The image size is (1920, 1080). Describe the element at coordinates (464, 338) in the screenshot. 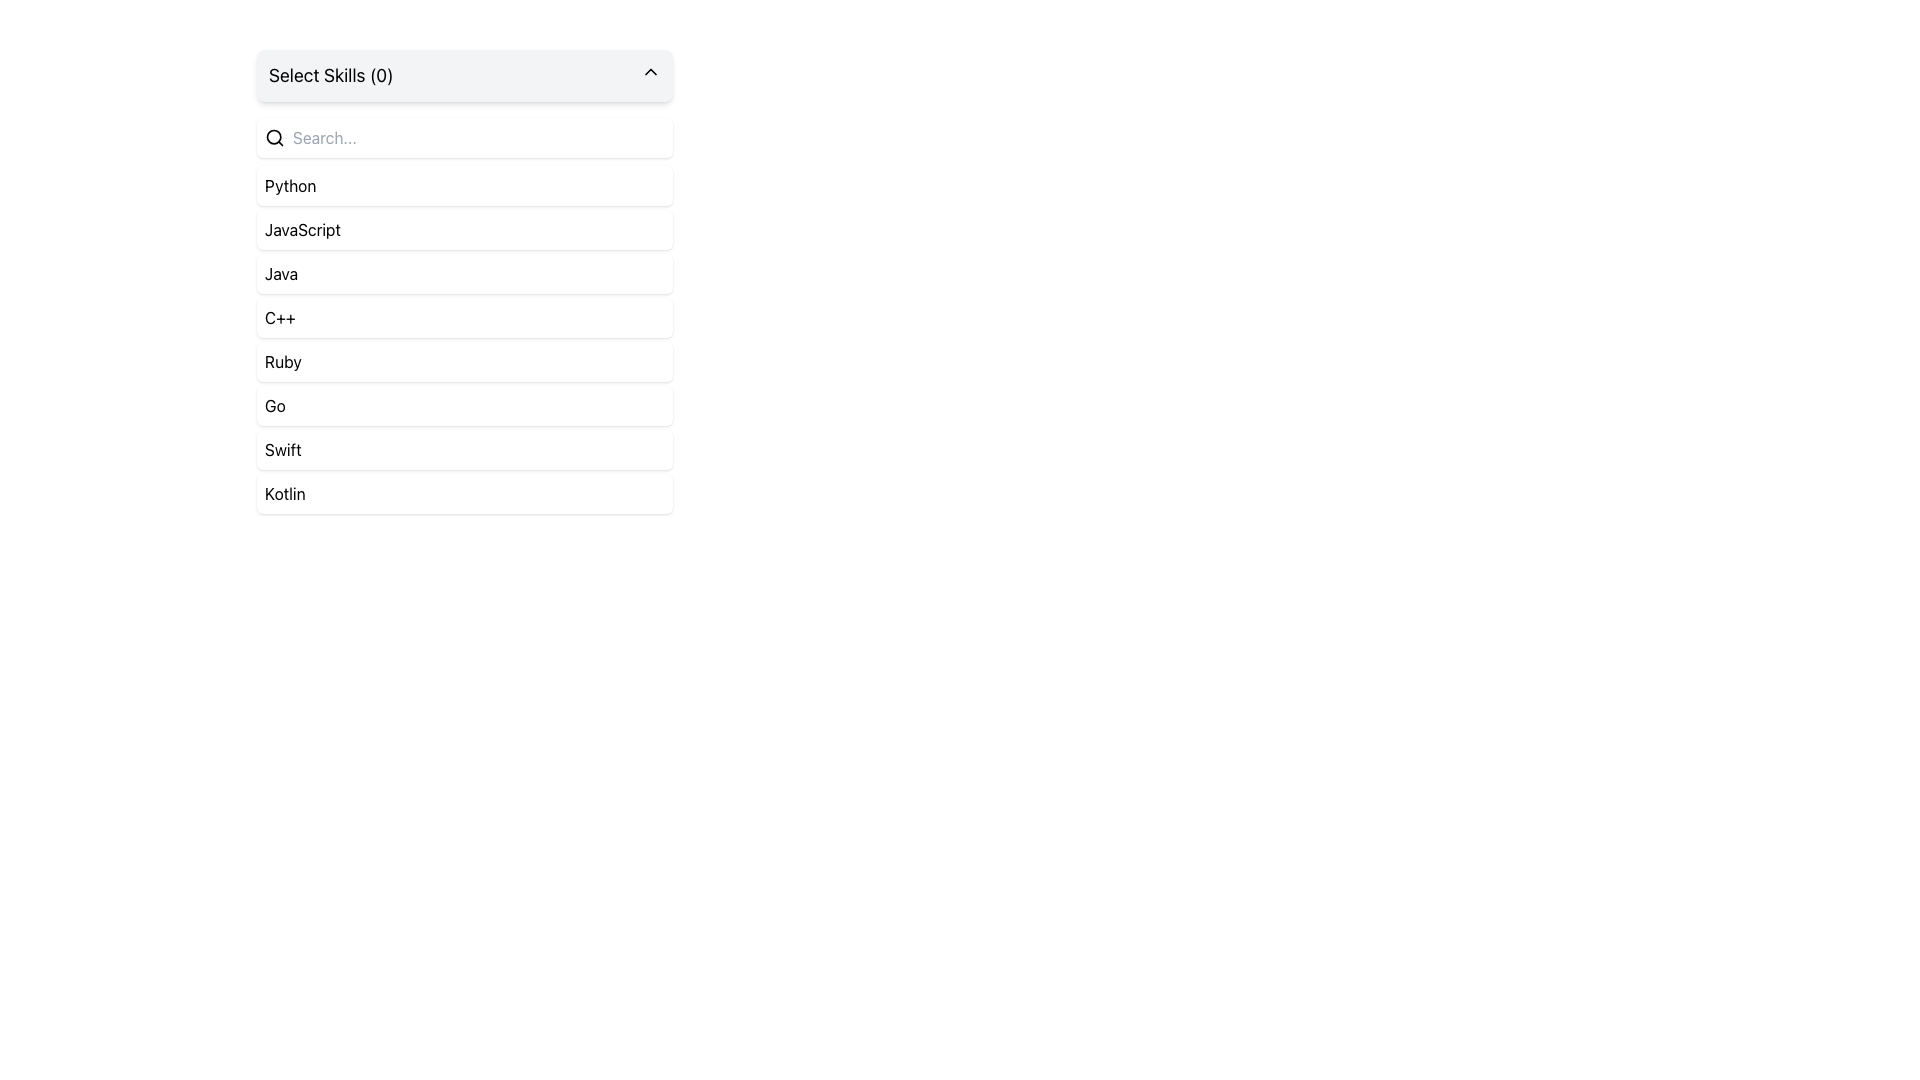

I see `the fourth item in the dropdown list of programming languages` at that location.